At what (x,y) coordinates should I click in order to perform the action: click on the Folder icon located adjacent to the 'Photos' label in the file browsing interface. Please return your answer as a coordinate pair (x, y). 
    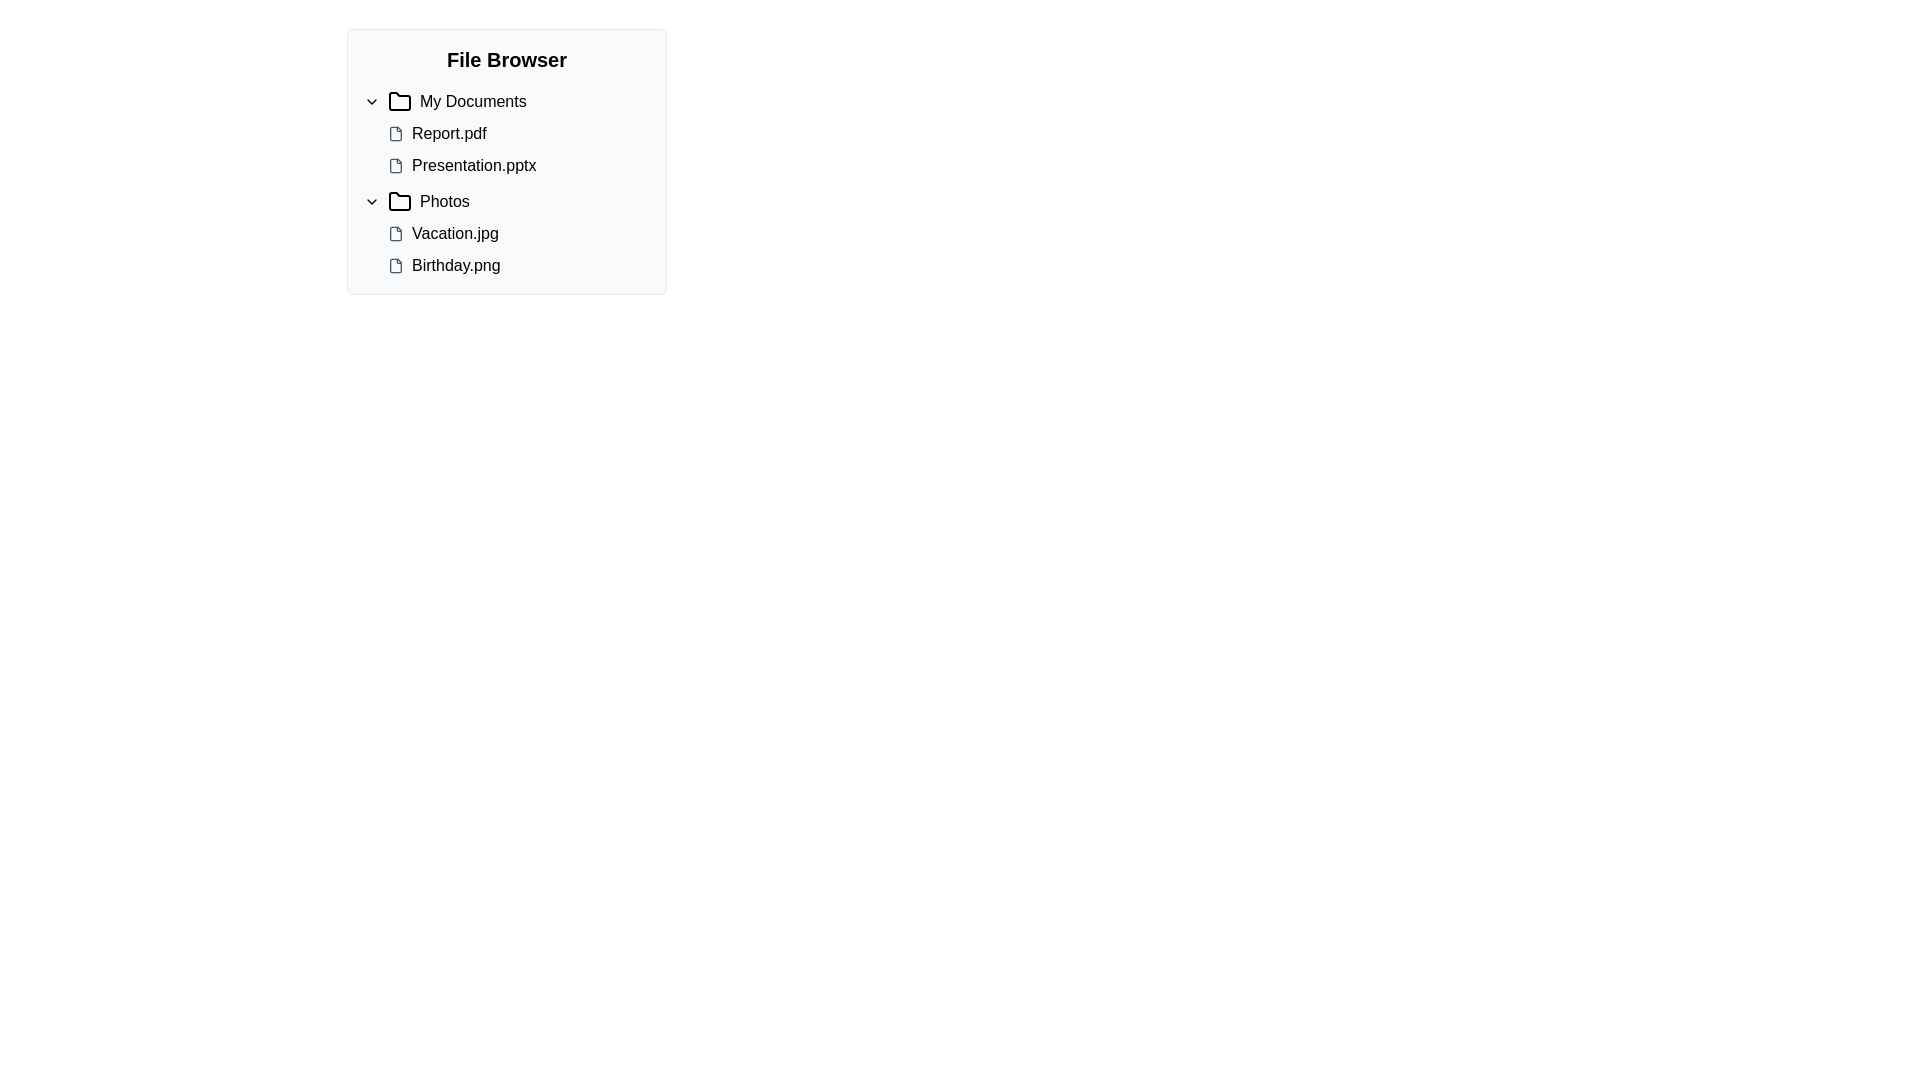
    Looking at the image, I should click on (399, 201).